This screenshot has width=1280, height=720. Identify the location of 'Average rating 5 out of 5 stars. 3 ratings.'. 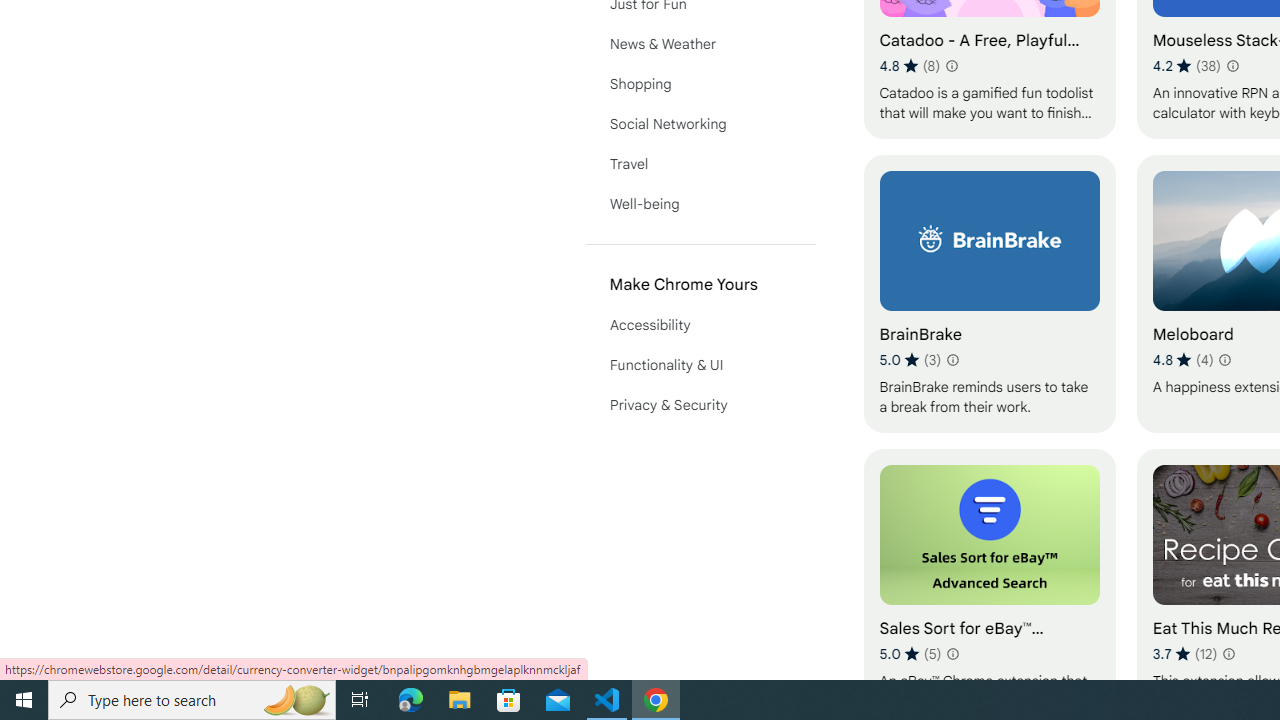
(909, 360).